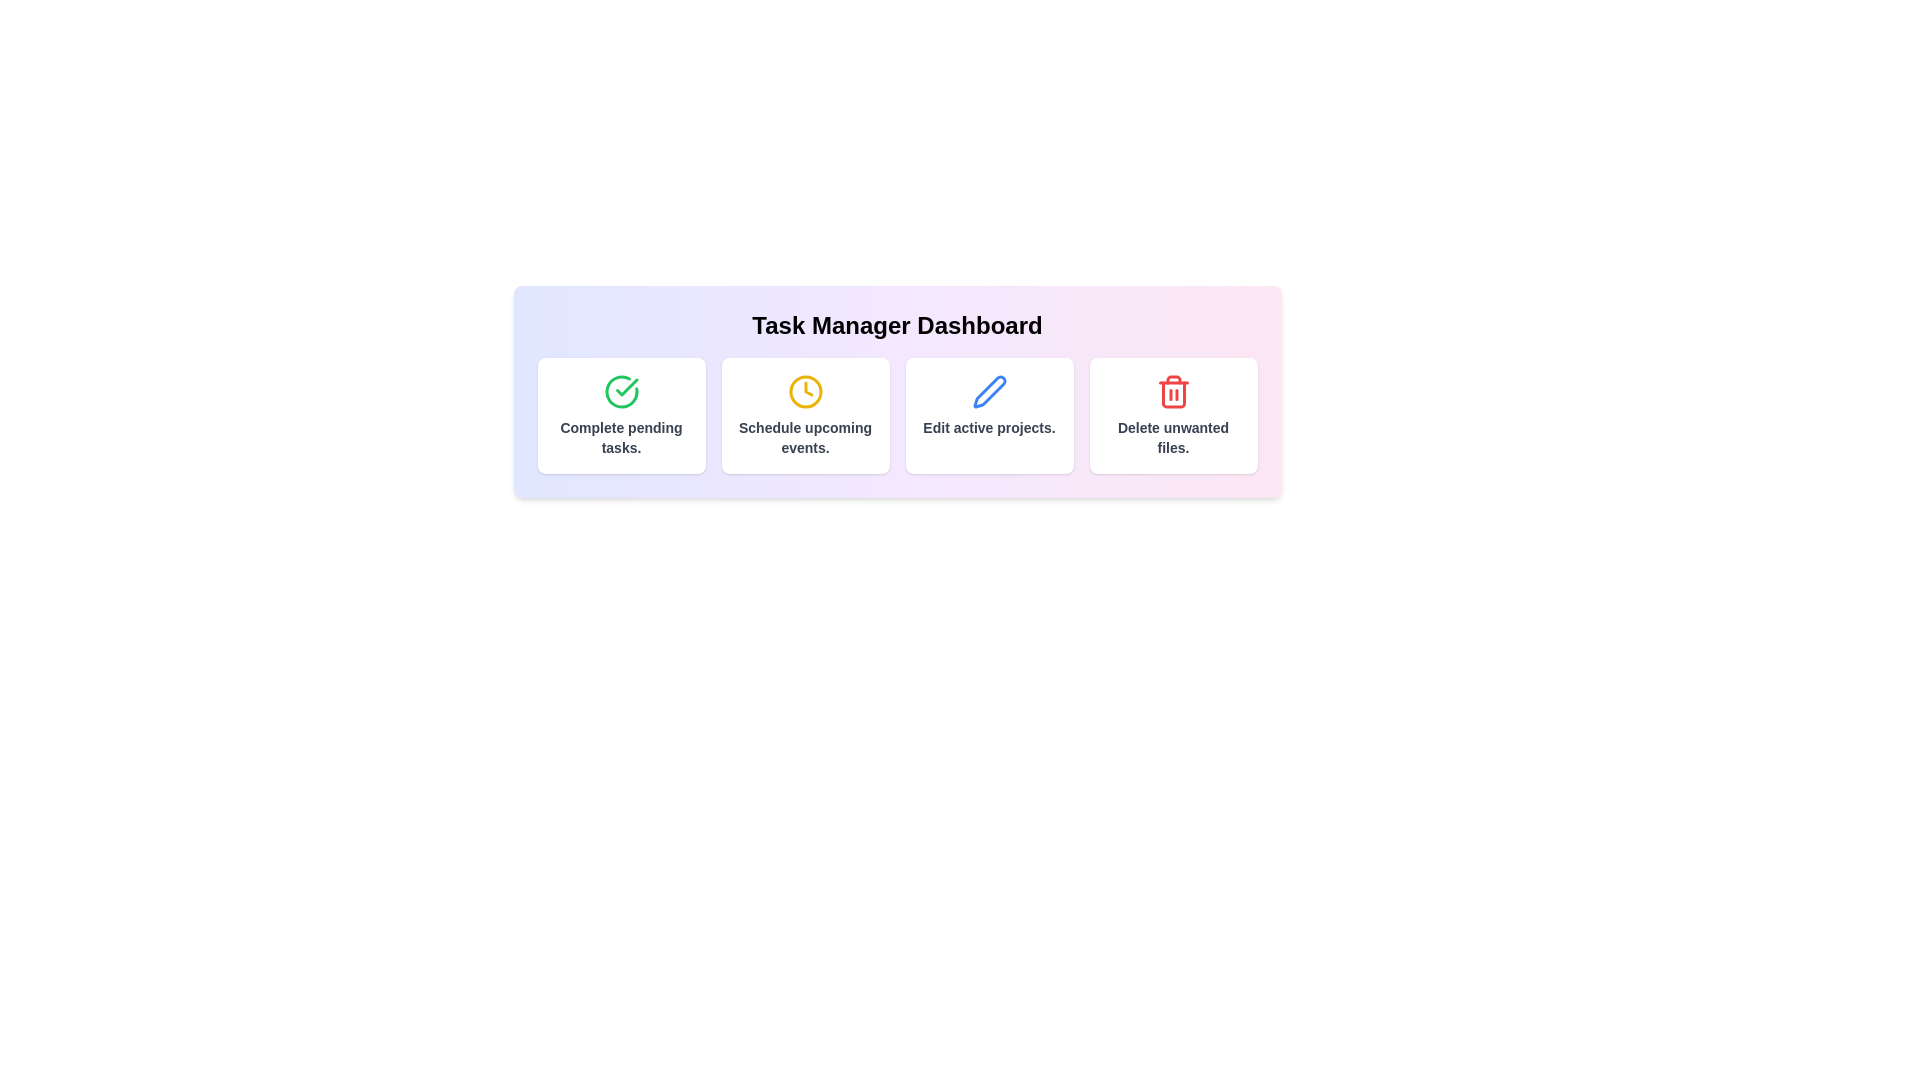 The width and height of the screenshot is (1920, 1080). What do you see at coordinates (620, 437) in the screenshot?
I see `the text label that says 'Complete pending tasks.' located within the leftmost card of the four-card layout in the main dashboard` at bounding box center [620, 437].